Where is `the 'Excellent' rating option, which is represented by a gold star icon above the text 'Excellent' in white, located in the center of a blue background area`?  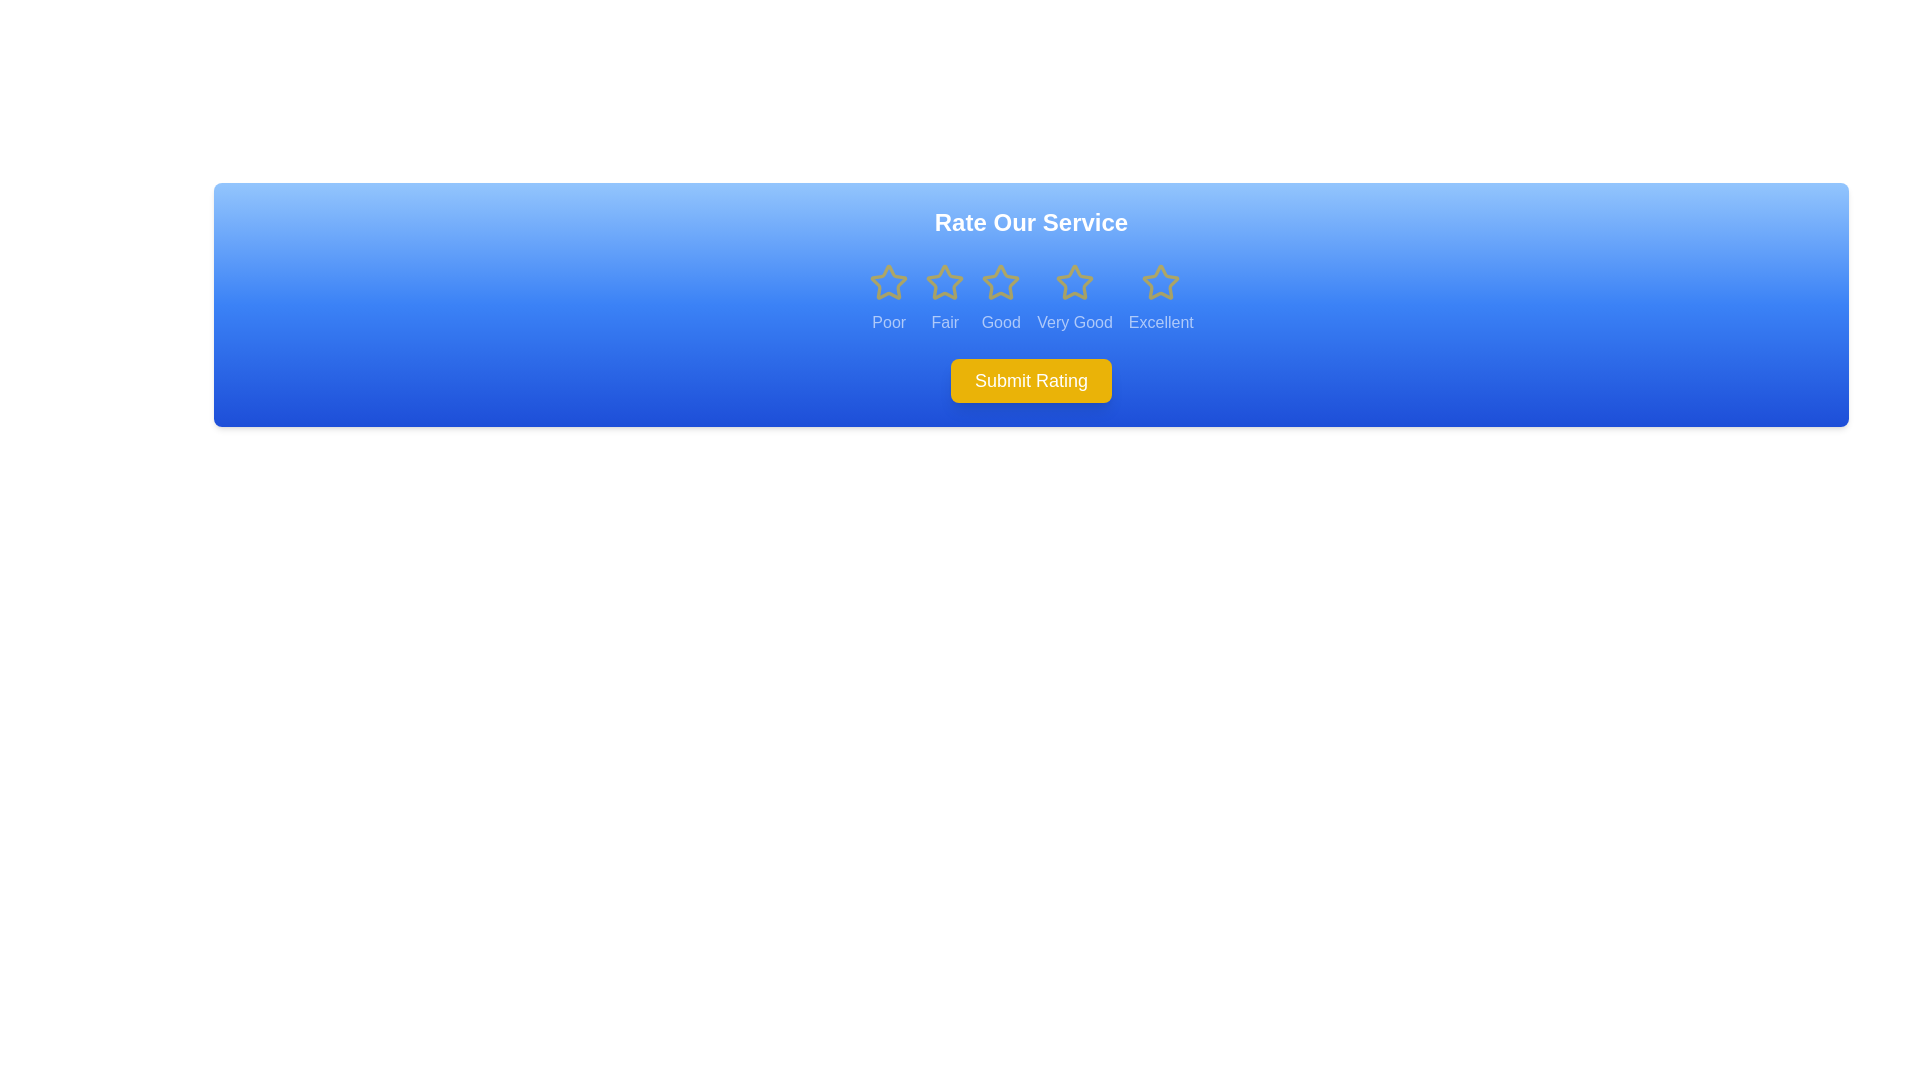
the 'Excellent' rating option, which is represented by a gold star icon above the text 'Excellent' in white, located in the center of a blue background area is located at coordinates (1161, 299).